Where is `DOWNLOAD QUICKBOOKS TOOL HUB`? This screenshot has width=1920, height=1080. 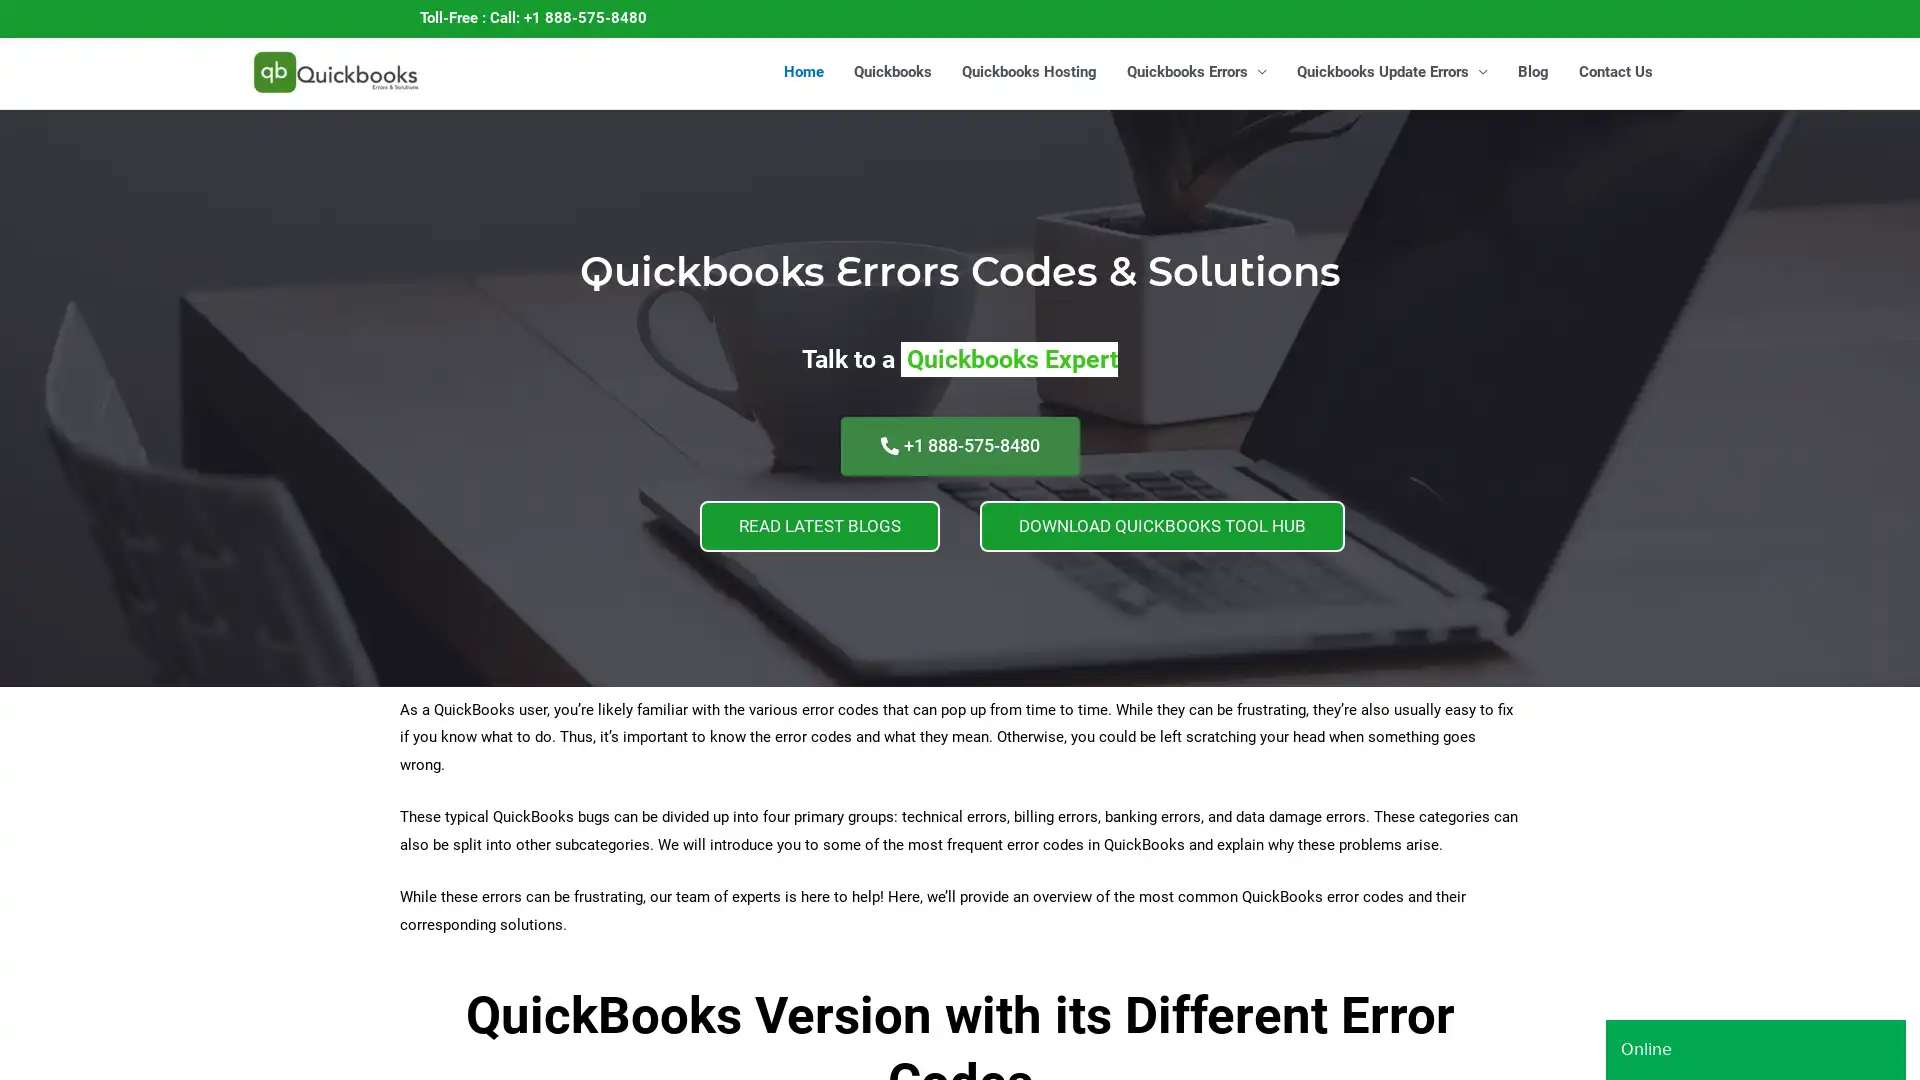 DOWNLOAD QUICKBOOKS TOOL HUB is located at coordinates (1162, 524).